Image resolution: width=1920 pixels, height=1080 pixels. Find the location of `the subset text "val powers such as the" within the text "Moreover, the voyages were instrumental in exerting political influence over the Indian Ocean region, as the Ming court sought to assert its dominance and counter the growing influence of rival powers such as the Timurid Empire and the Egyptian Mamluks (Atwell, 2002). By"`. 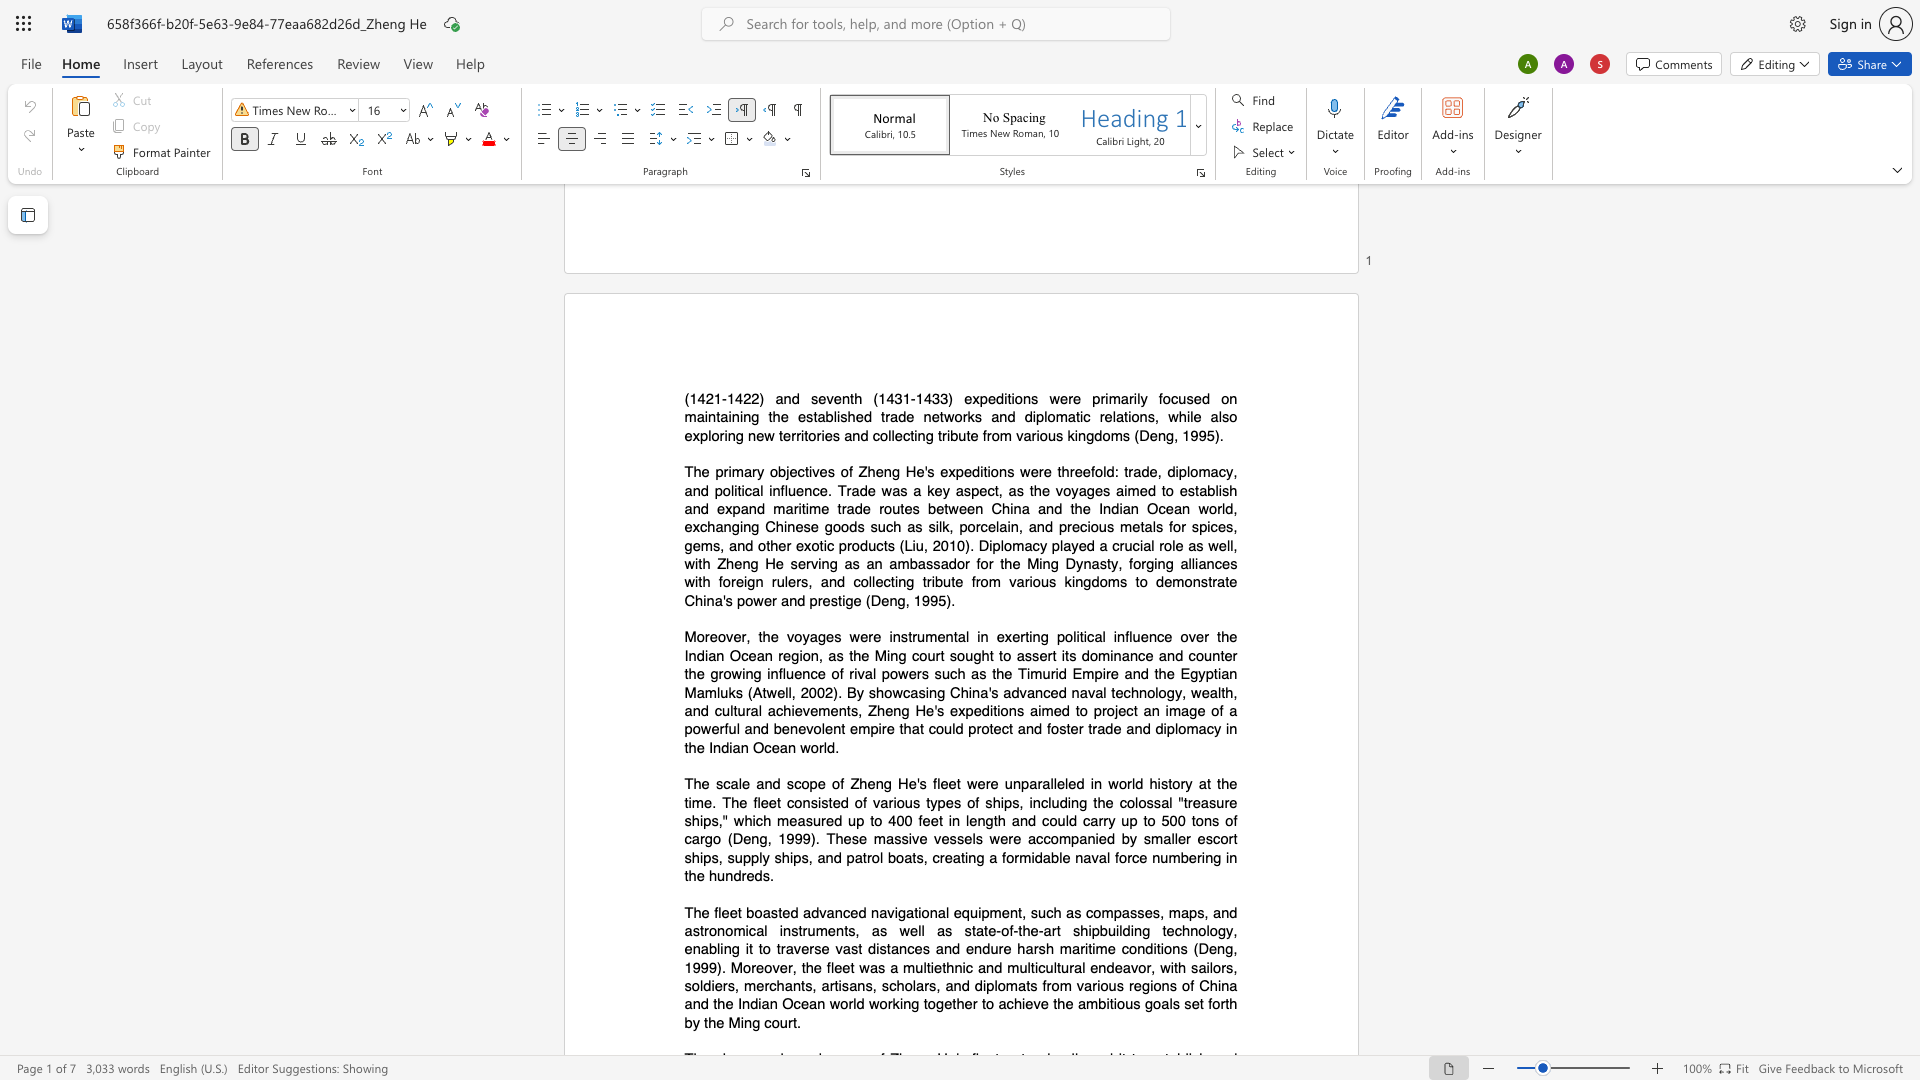

the subset text "val powers such as the" within the text "Moreover, the voyages were instrumental in exerting political influence over the Indian Ocean region, as the Ming court sought to assert its dominance and counter the growing influence of rival powers such as the Timurid Empire and the Egyptian Mamluks (Atwell, 2002). By" is located at coordinates (857, 674).